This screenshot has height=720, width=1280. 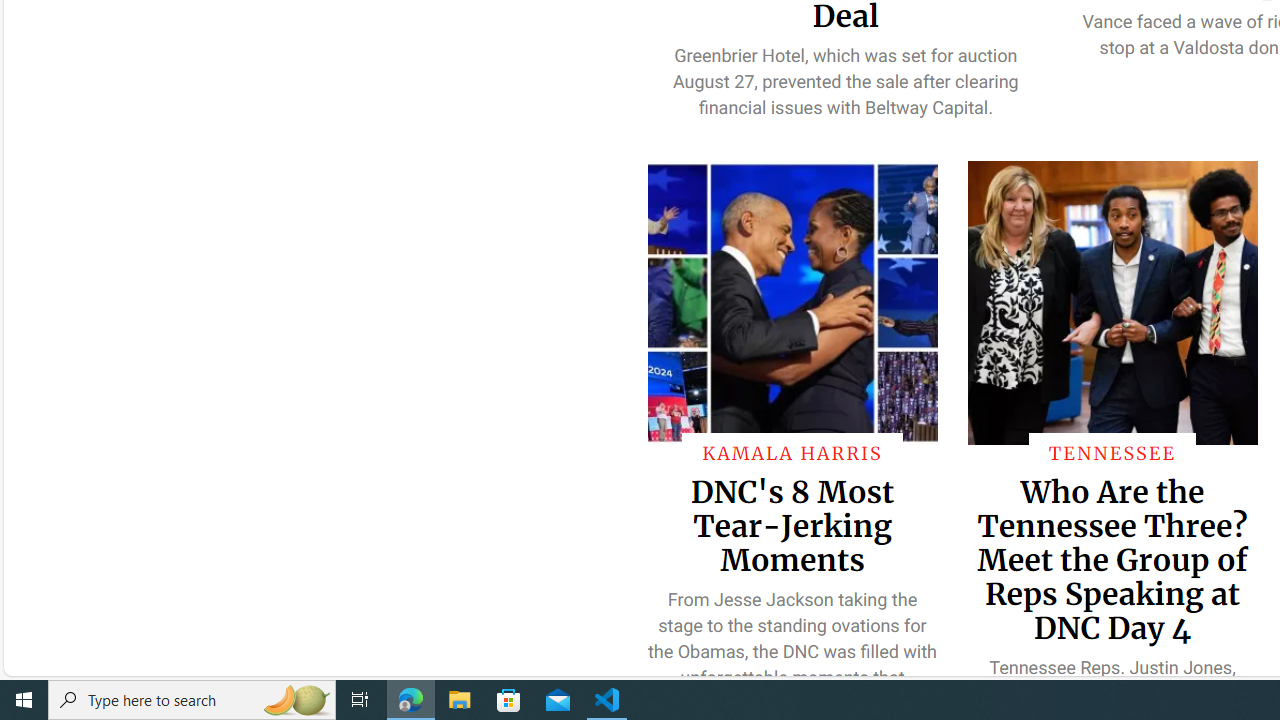 What do you see at coordinates (791, 524) in the screenshot?
I see `'DNC'` at bounding box center [791, 524].